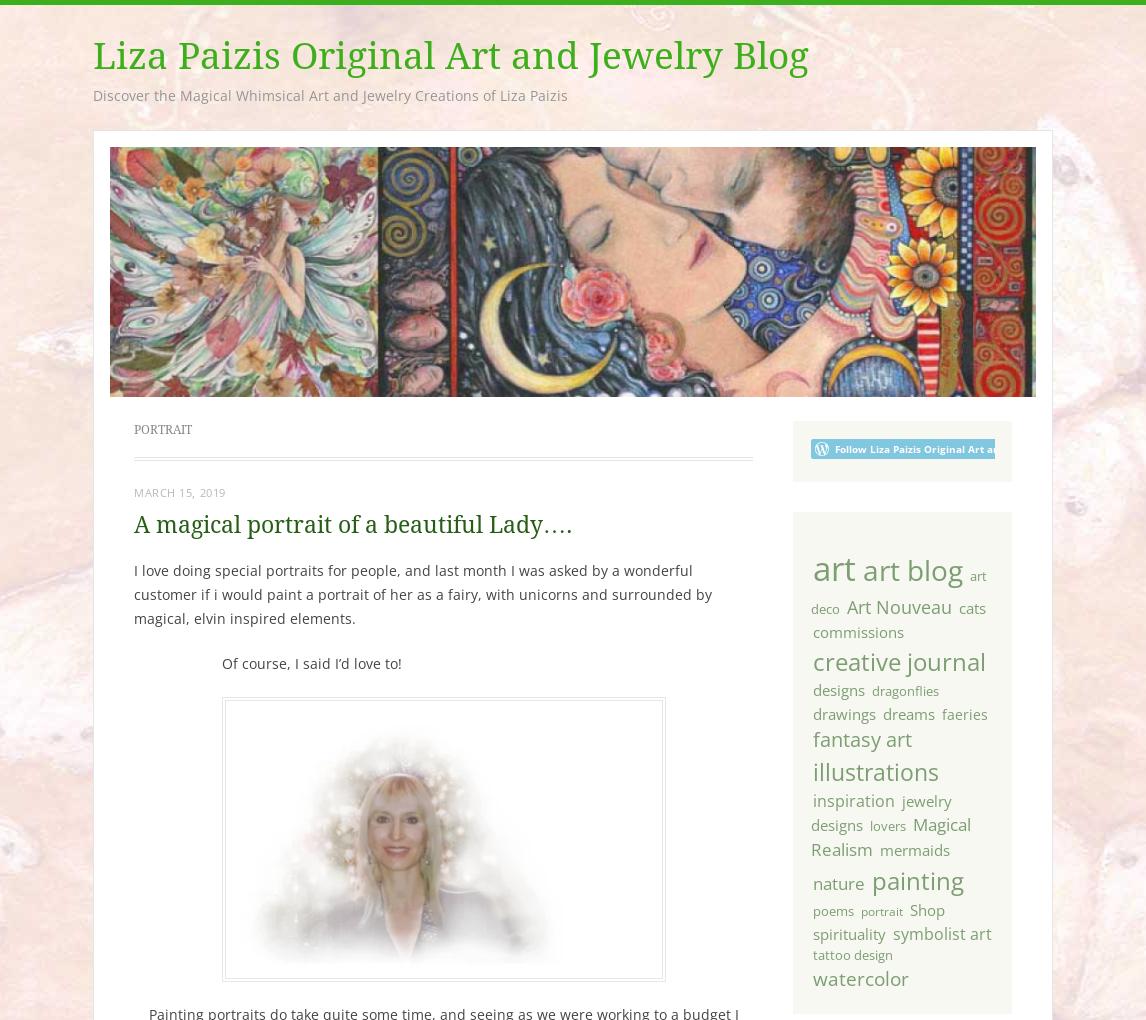 The height and width of the screenshot is (1020, 1146). Describe the element at coordinates (897, 592) in the screenshot. I see `'art deco'` at that location.